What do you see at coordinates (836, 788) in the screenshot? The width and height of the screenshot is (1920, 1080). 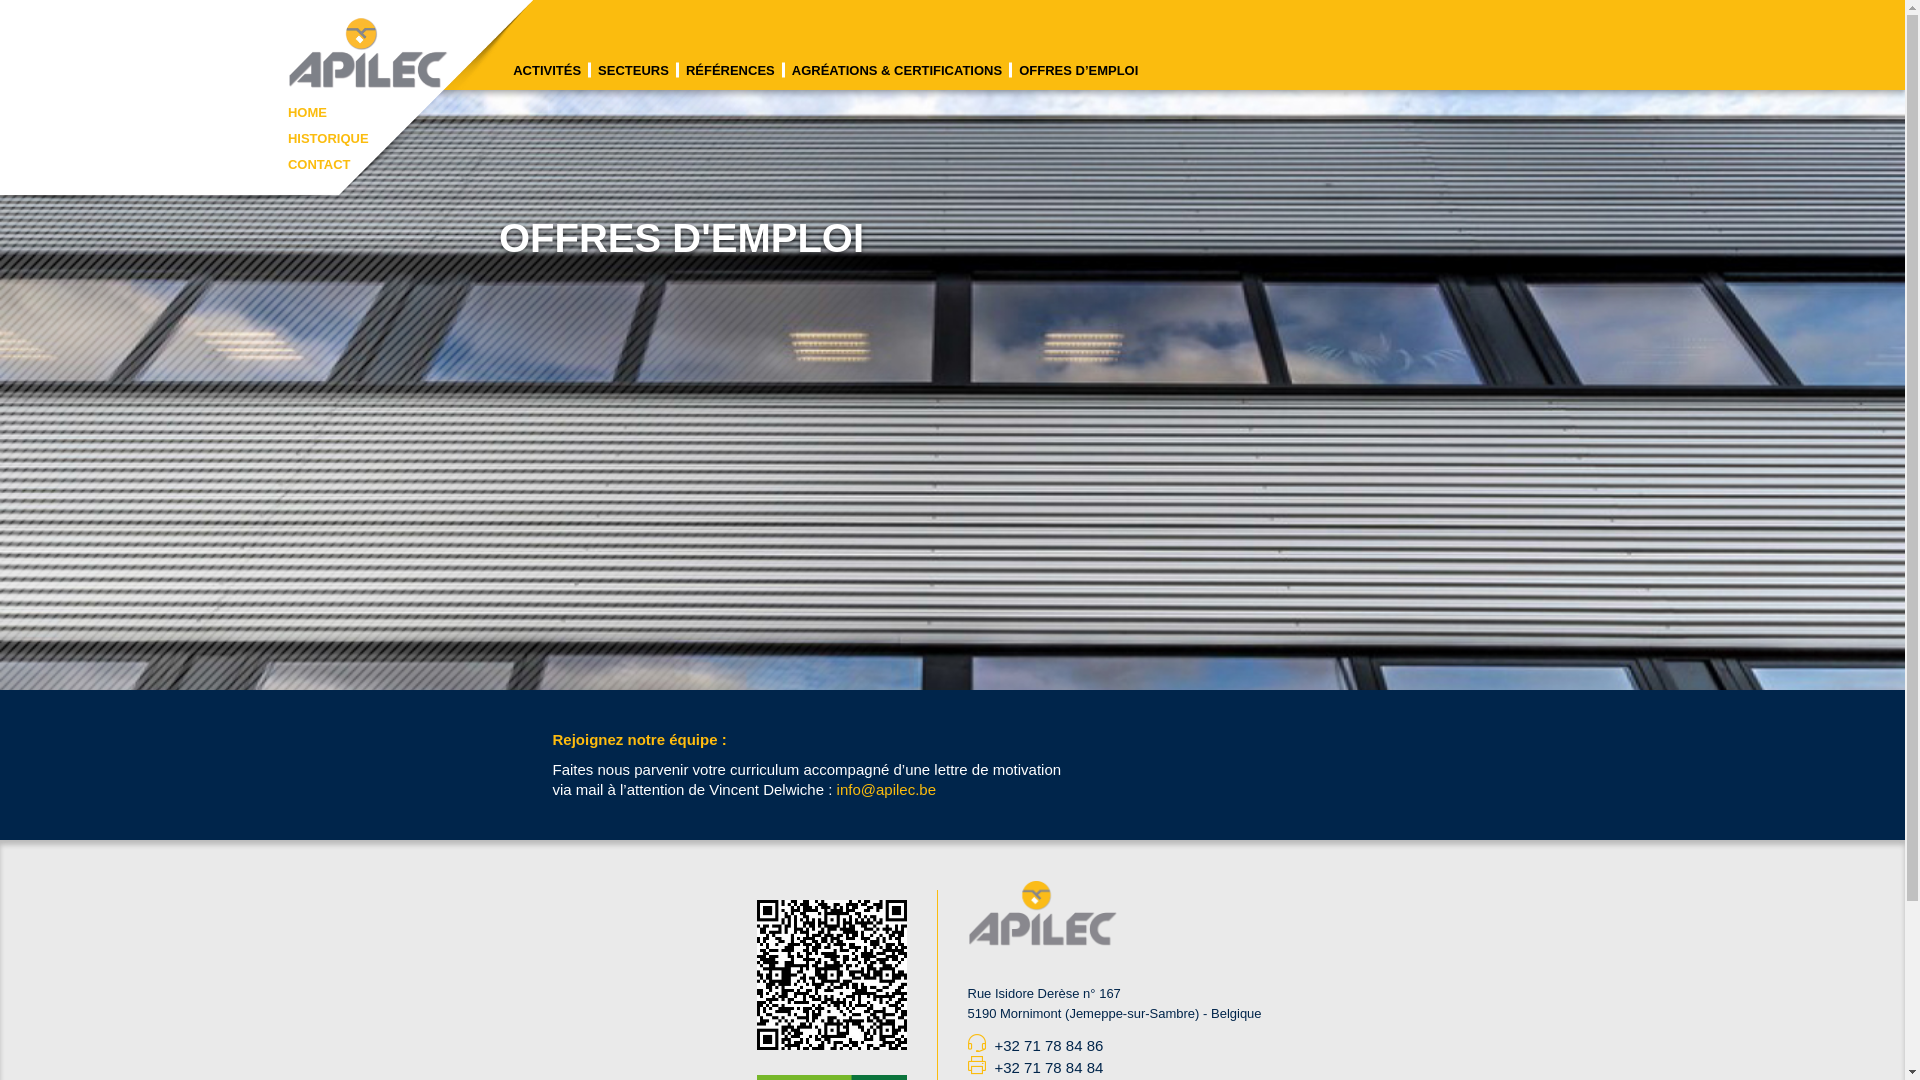 I see `'info@apilec.be'` at bounding box center [836, 788].